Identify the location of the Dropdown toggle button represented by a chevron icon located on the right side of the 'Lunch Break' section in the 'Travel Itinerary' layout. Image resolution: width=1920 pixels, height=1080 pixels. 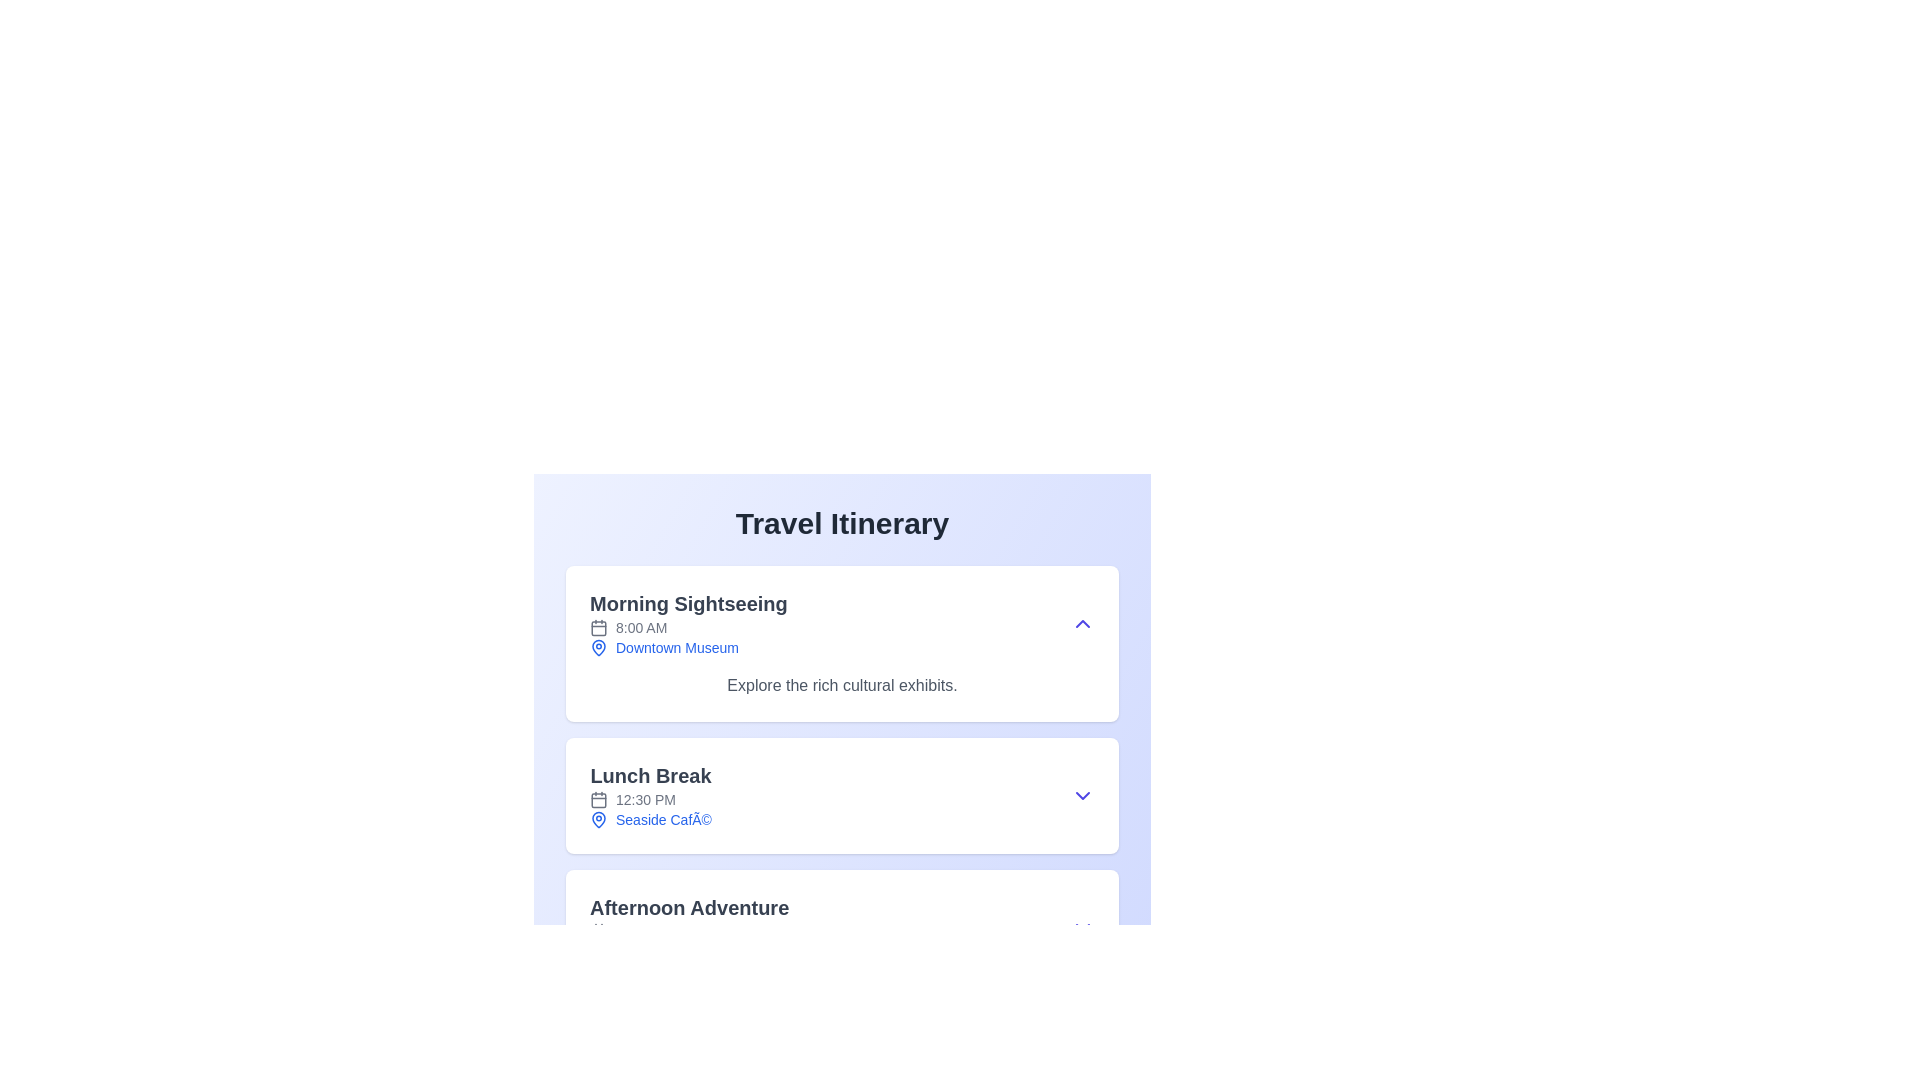
(1082, 794).